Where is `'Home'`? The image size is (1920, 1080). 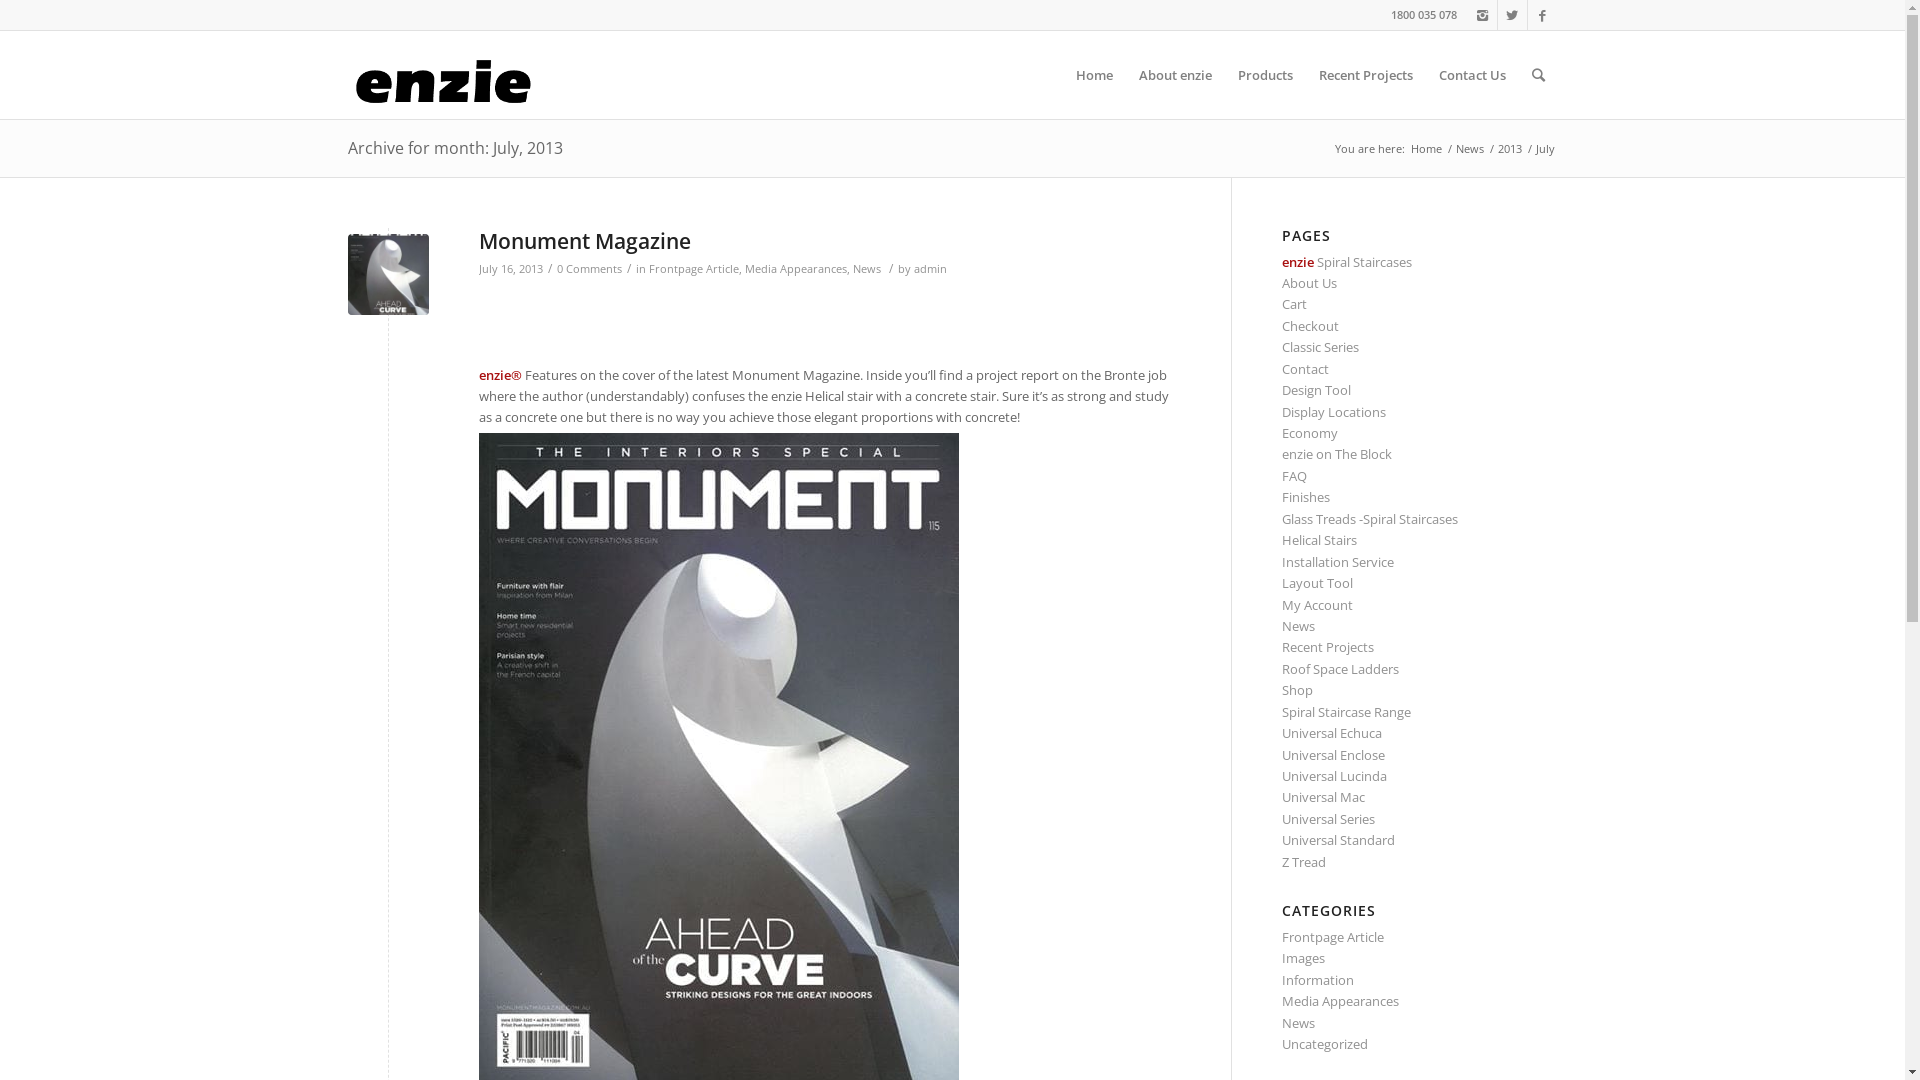 'Home' is located at coordinates (1425, 147).